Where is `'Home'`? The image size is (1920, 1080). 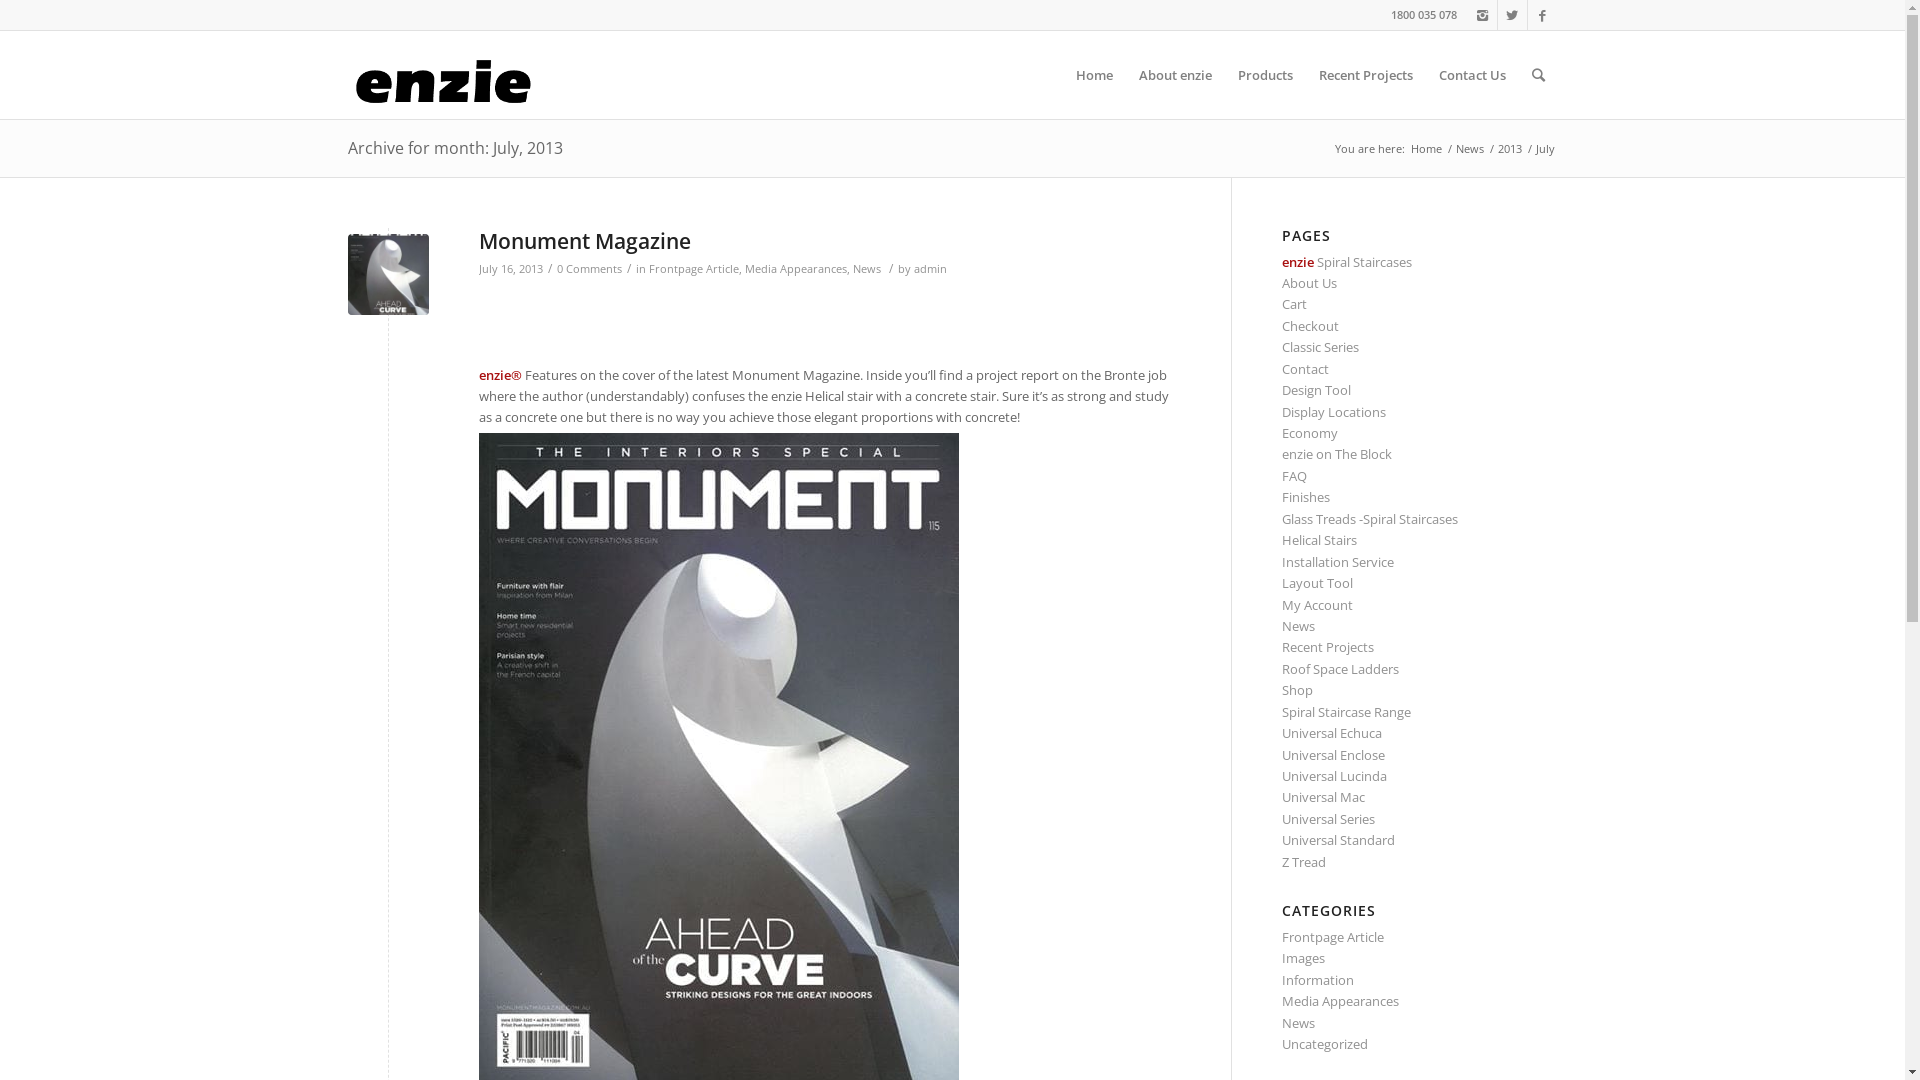 'Home' is located at coordinates (1425, 147).